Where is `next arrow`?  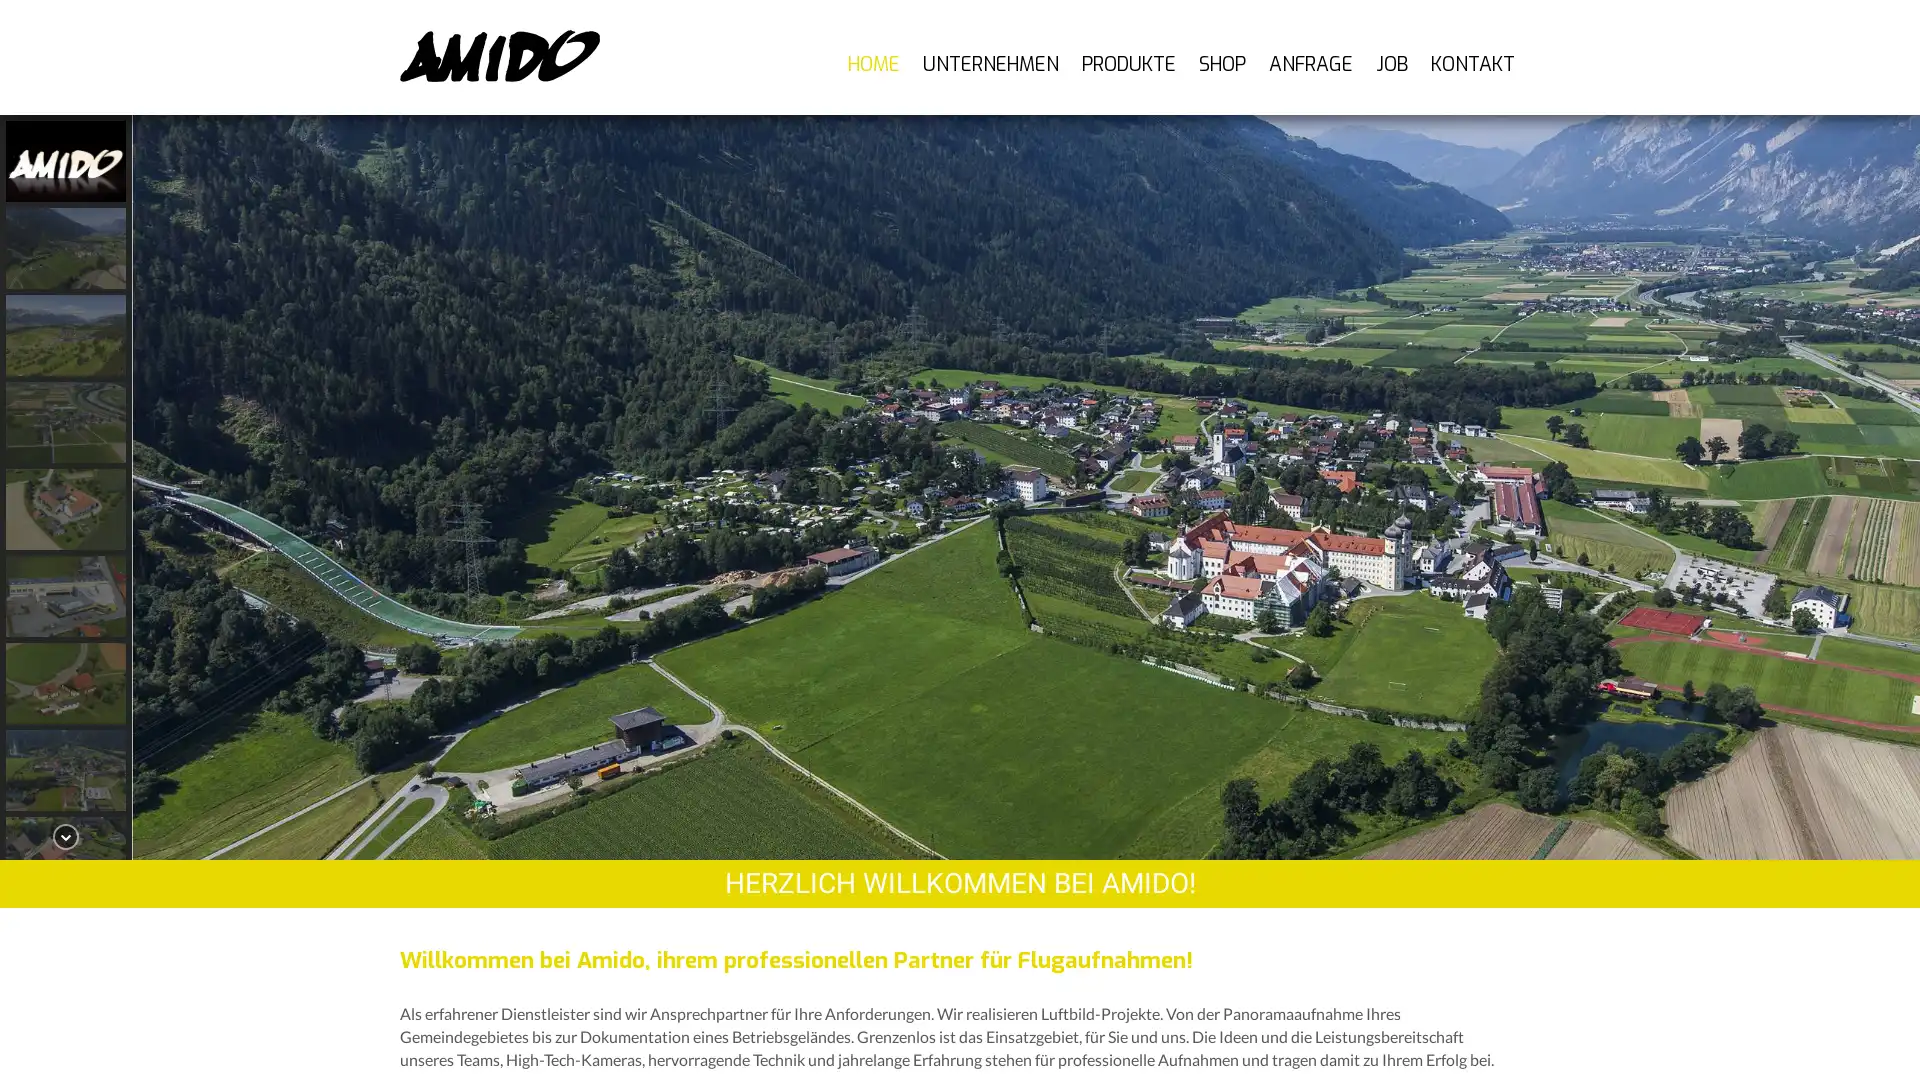 next arrow is located at coordinates (1888, 486).